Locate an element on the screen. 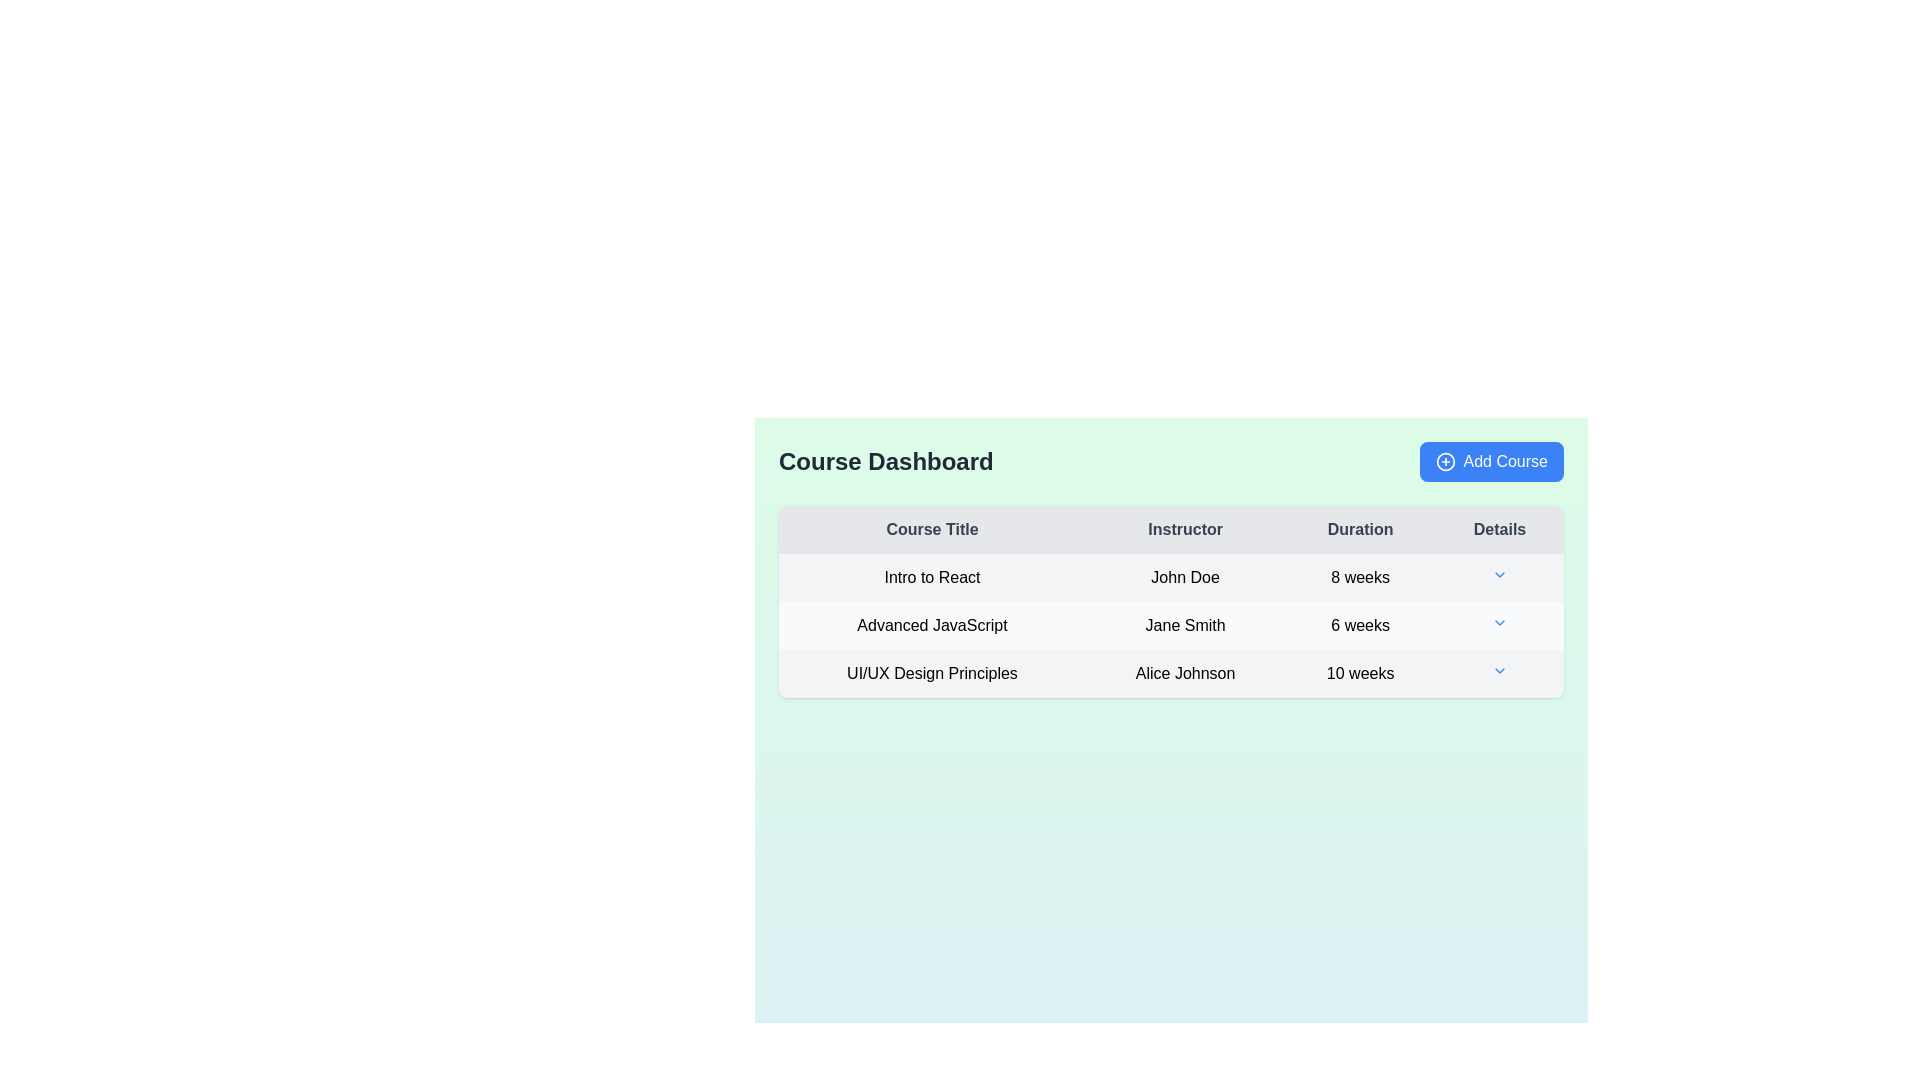 Image resolution: width=1920 pixels, height=1080 pixels. the text label that serves as the title of a course located in the first row of the table under the 'Course Title' column, before the instructor name 'John Doe' and the duration '8 weeks' is located at coordinates (931, 578).